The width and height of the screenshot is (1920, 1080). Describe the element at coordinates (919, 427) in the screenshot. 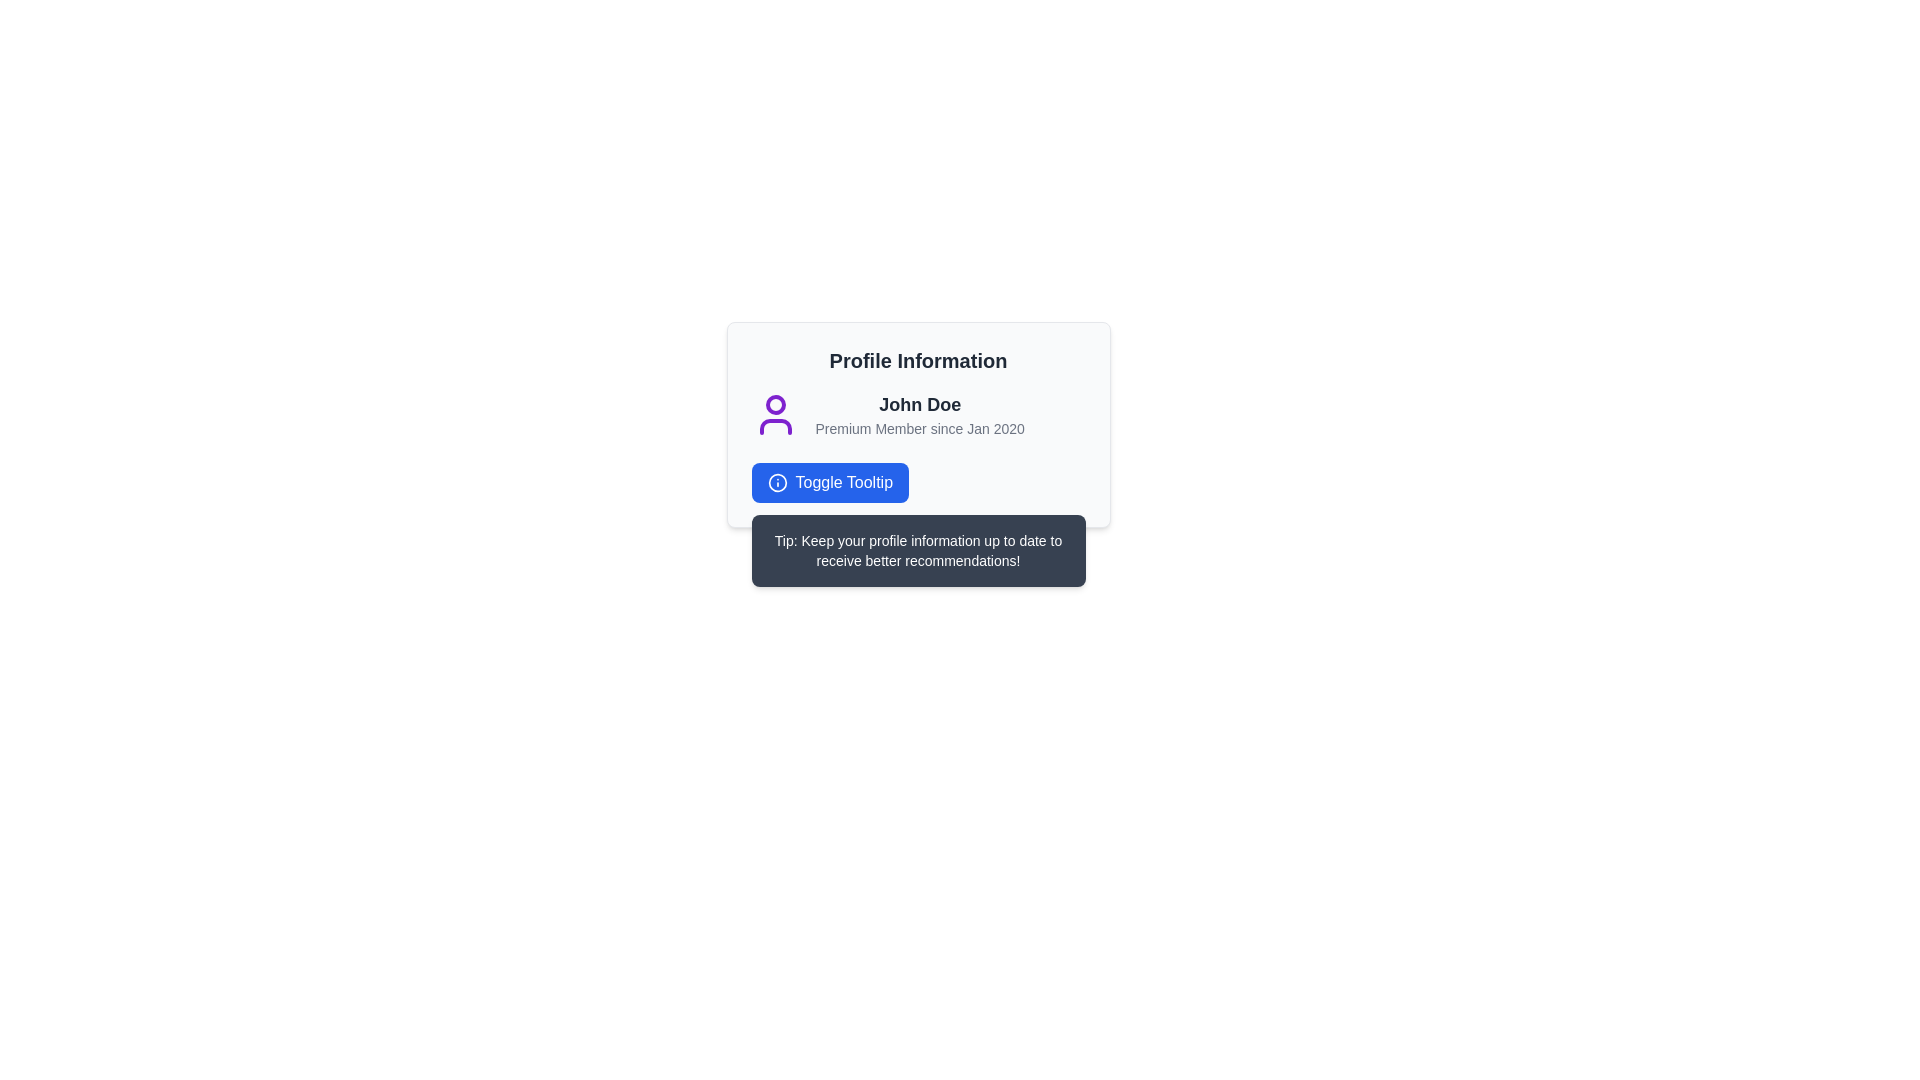

I see `the static text label displaying 'Premium Member since Jan 2020', which is positioned directly below 'John Doe' in the profile card interface` at that location.